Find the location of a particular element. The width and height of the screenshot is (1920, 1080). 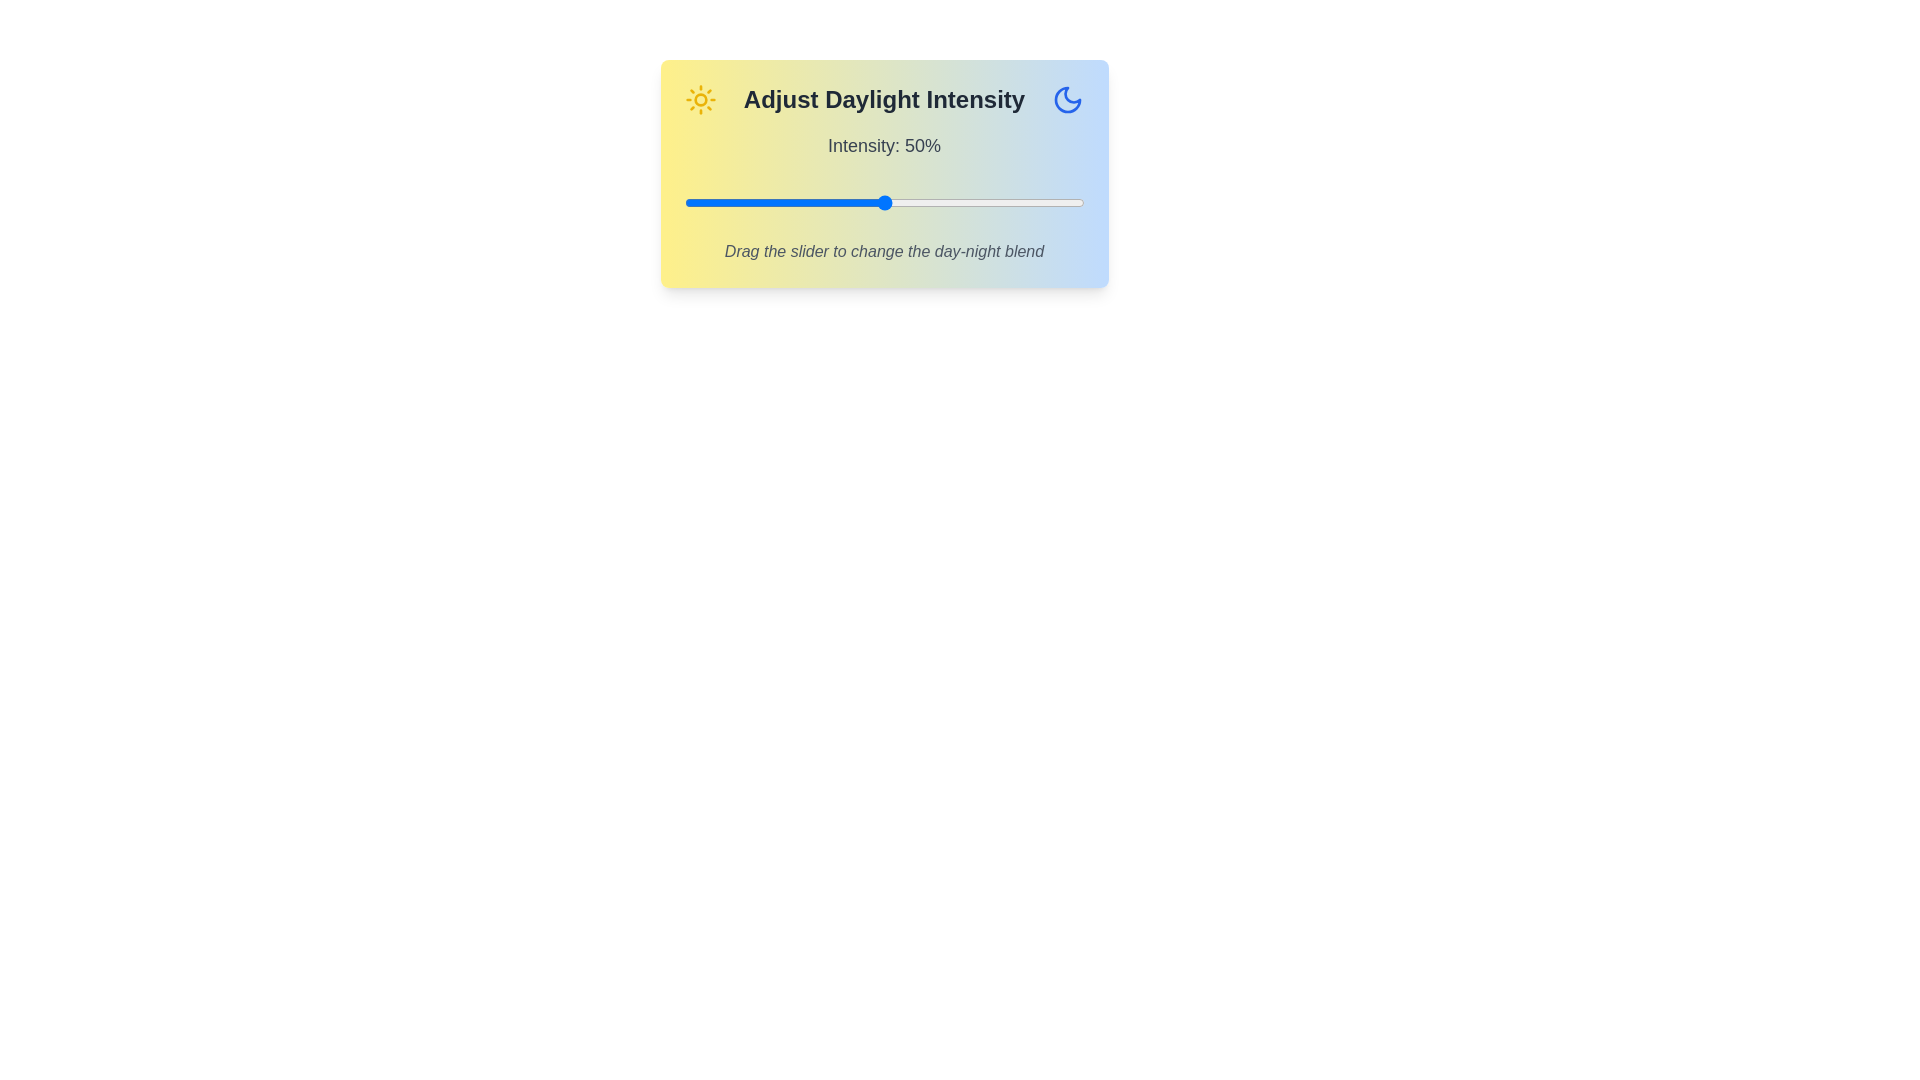

the daylight intensity slider to 41% is located at coordinates (848, 203).